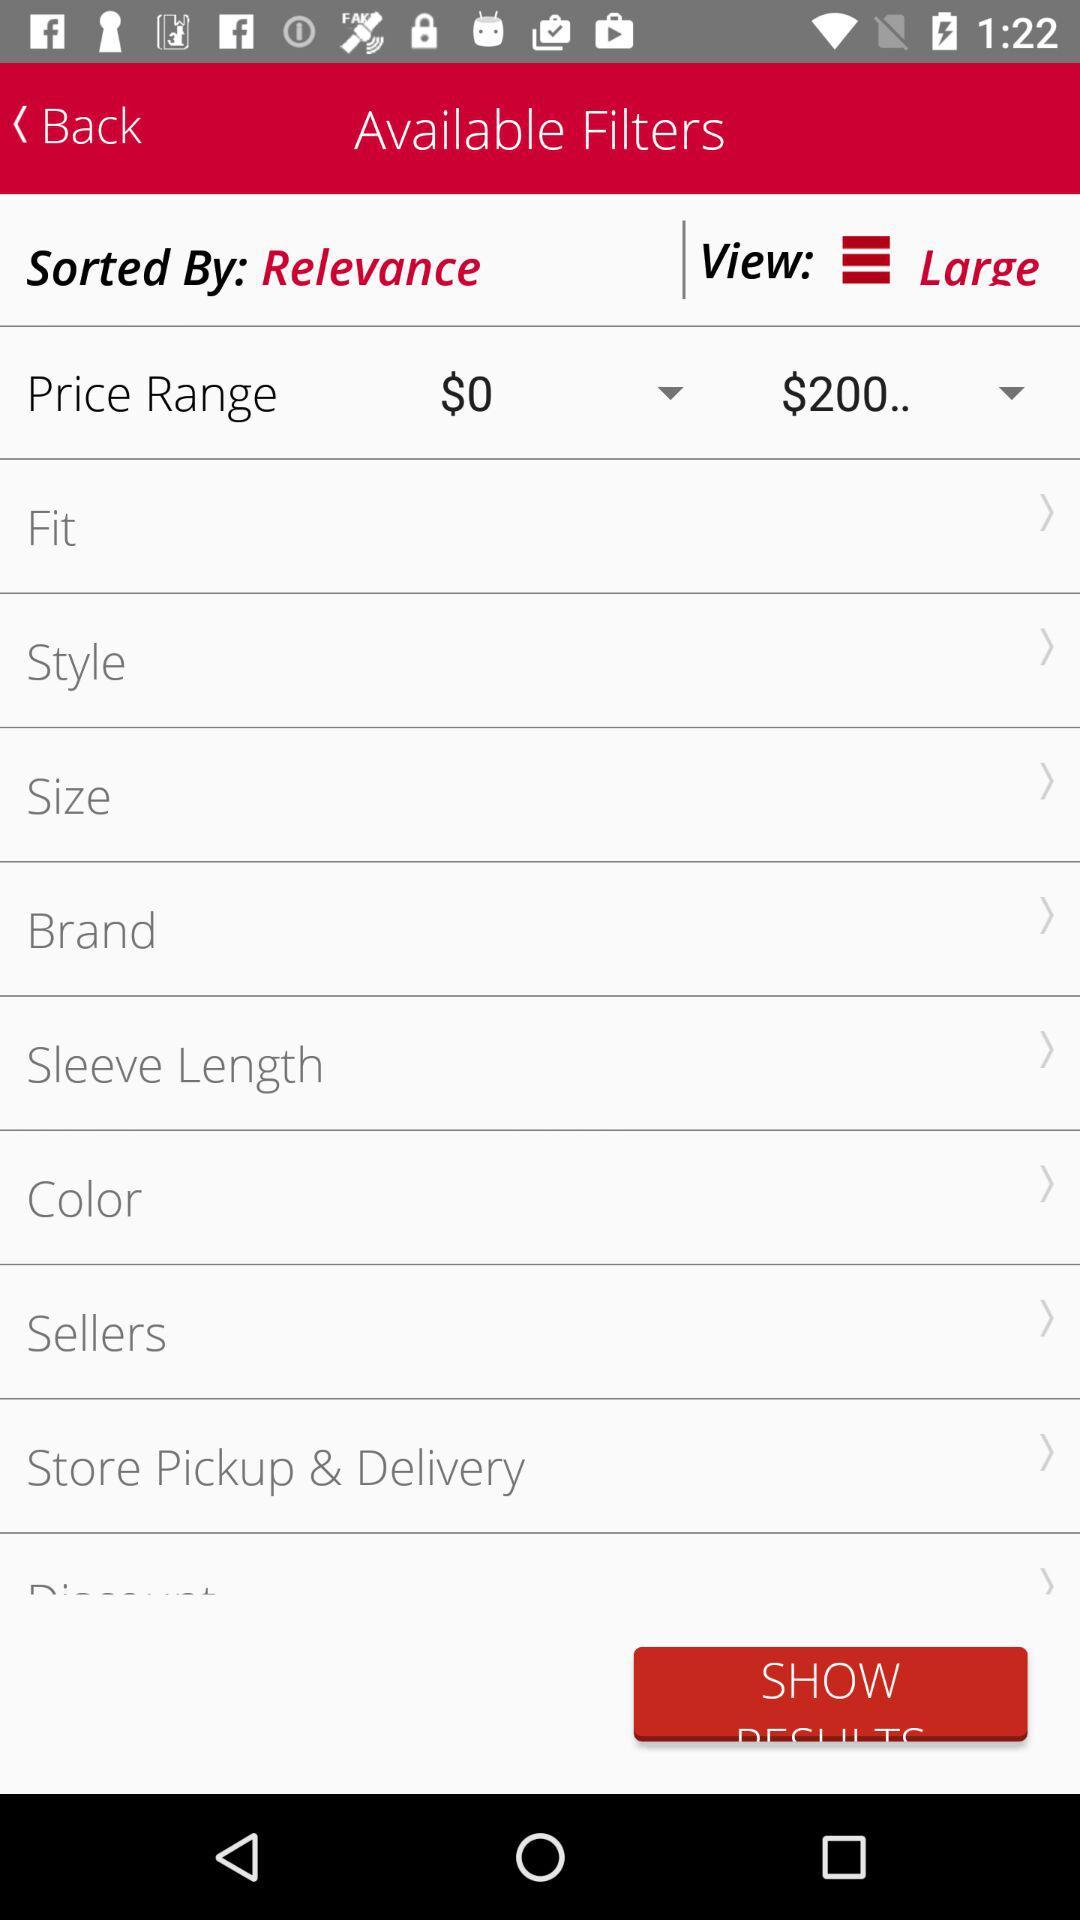  What do you see at coordinates (371, 258) in the screenshot?
I see `relevance item` at bounding box center [371, 258].